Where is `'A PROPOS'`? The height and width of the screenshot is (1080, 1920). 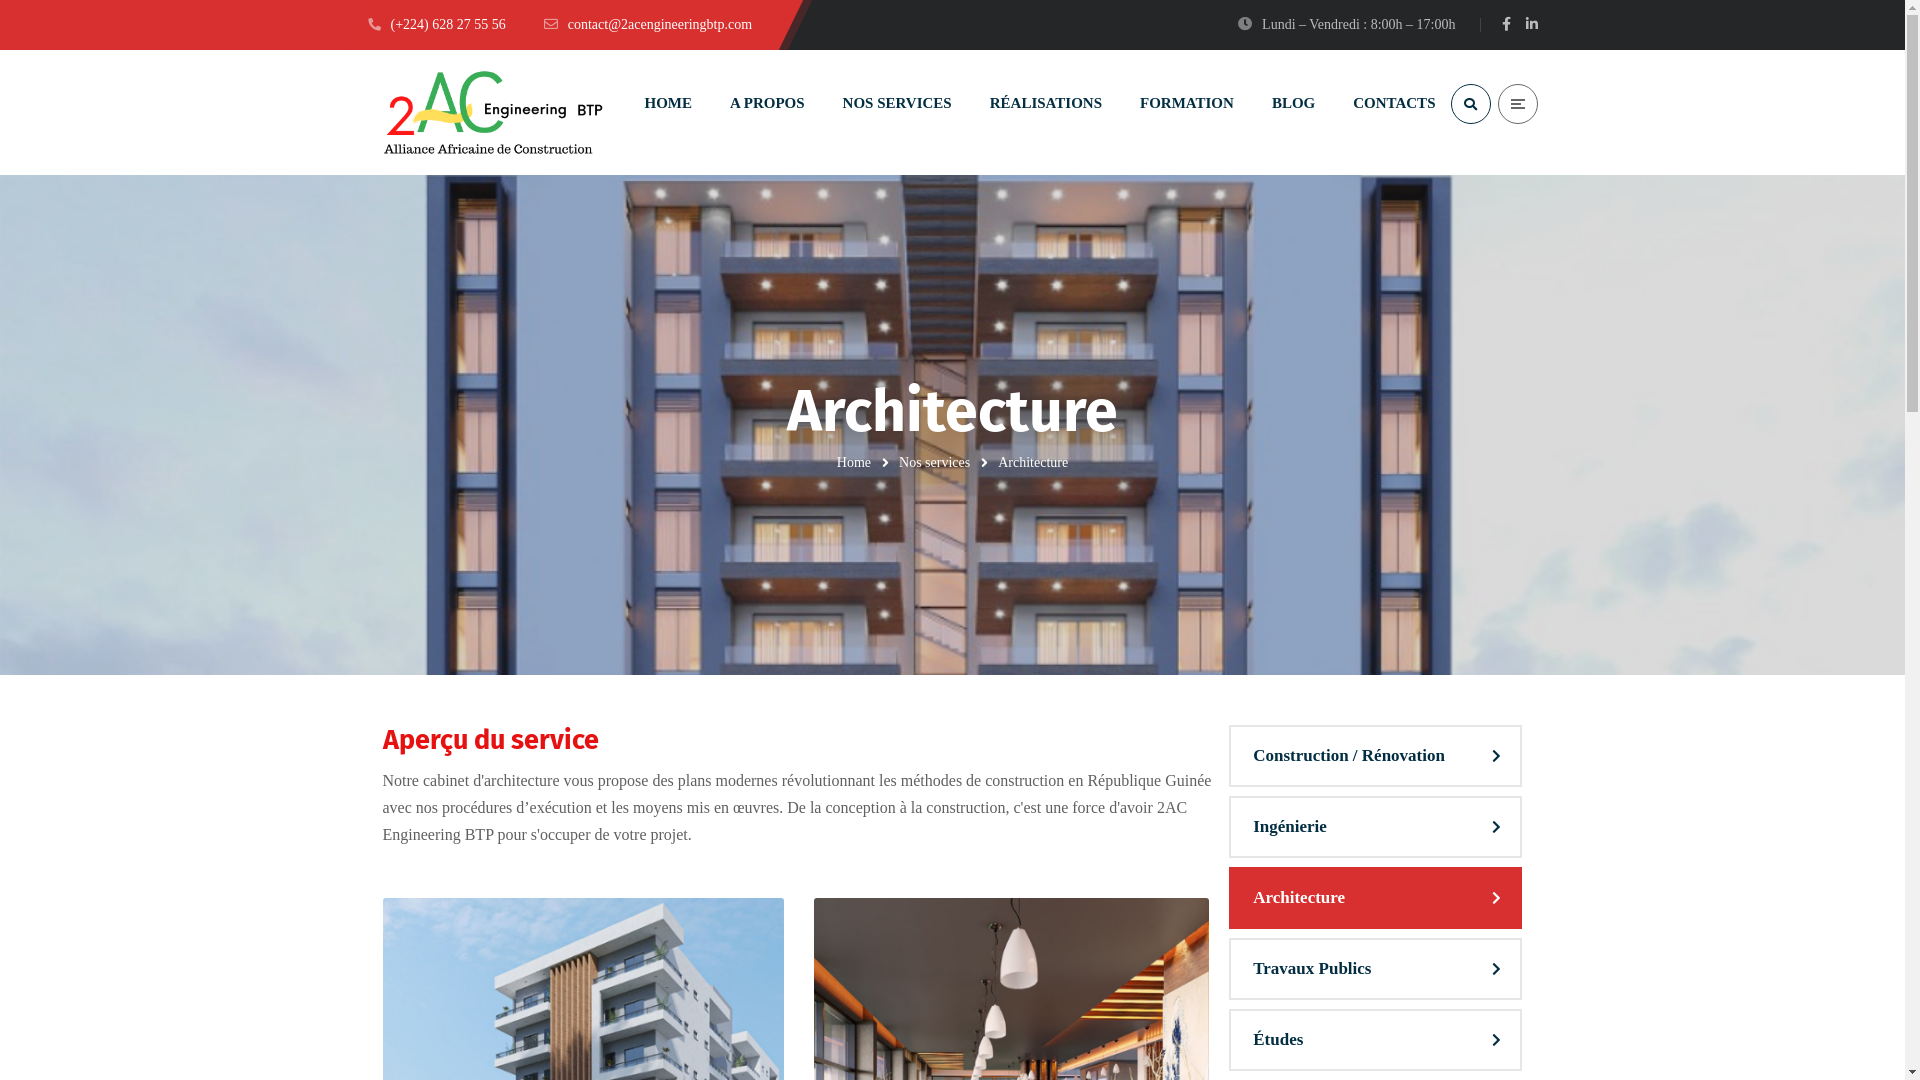
'A PROPOS' is located at coordinates (766, 103).